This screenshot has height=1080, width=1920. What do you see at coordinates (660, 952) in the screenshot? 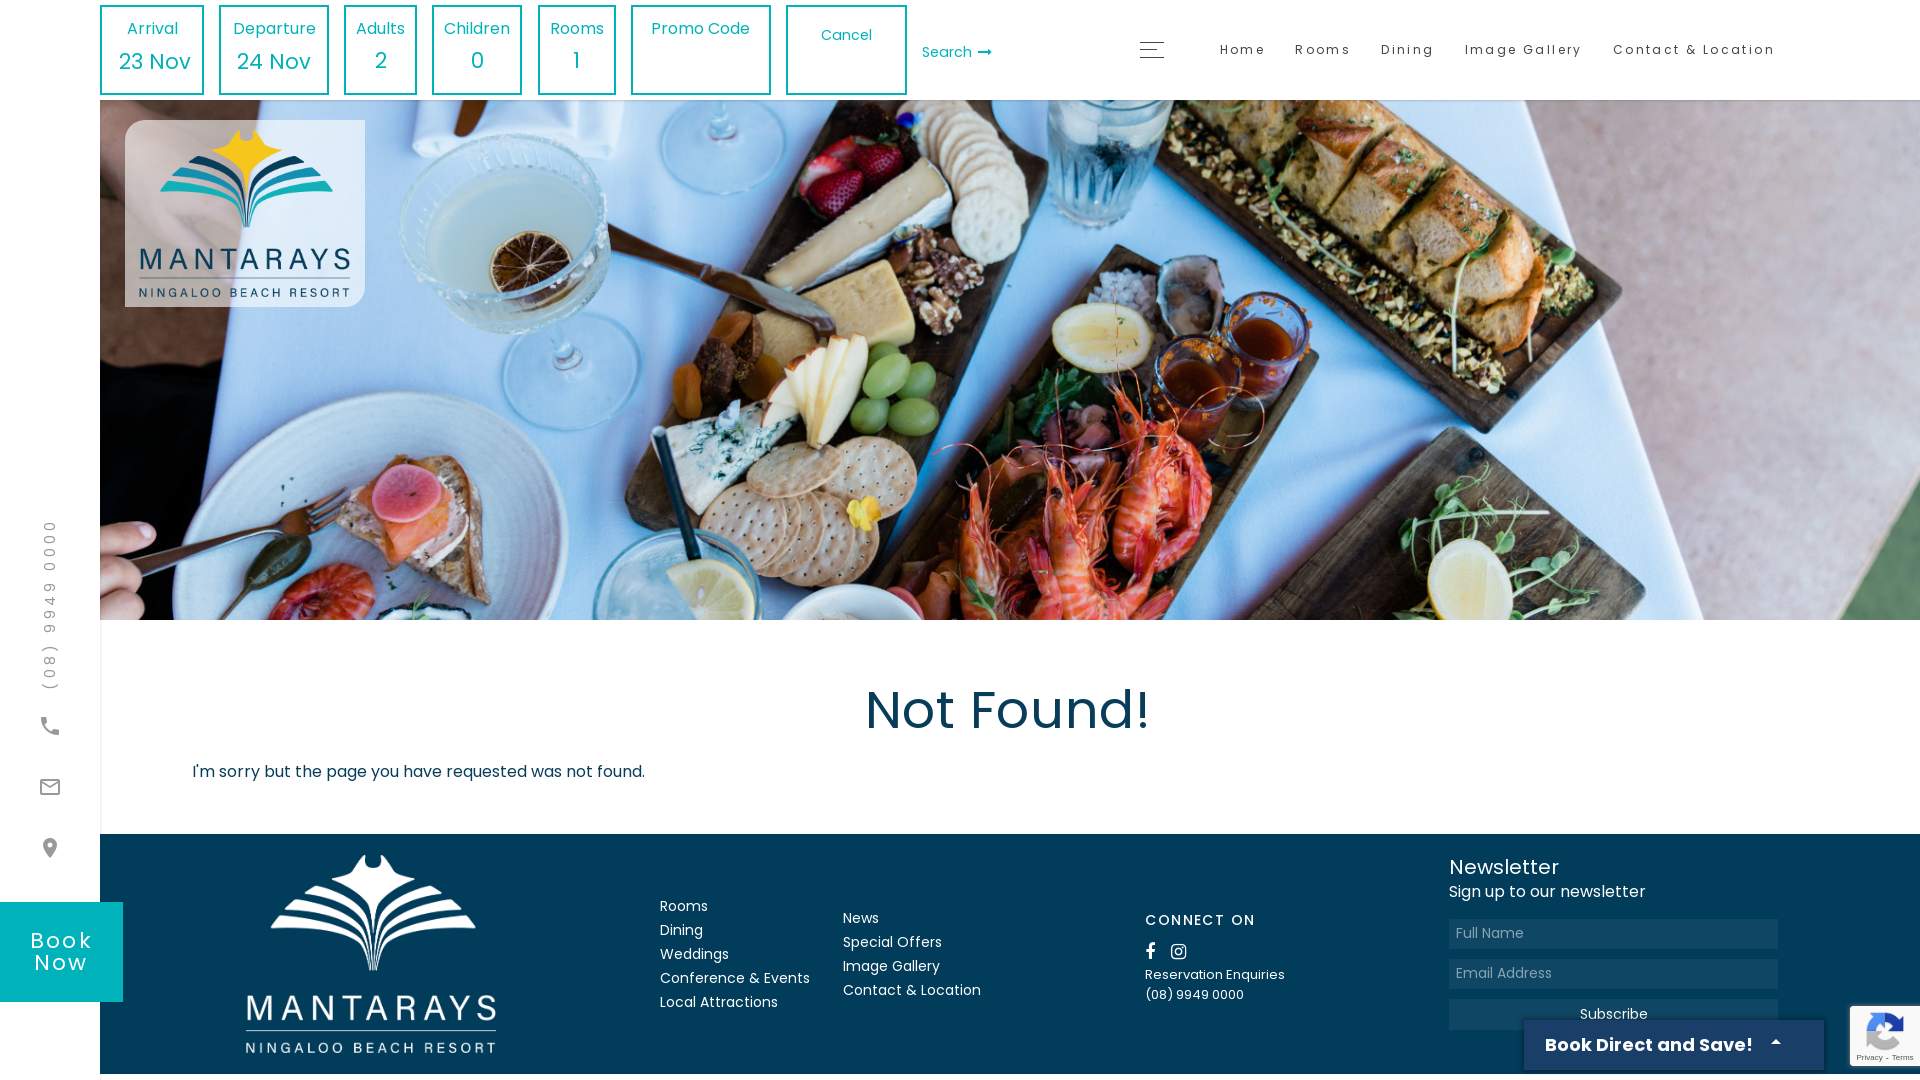
I see `'Weddings'` at bounding box center [660, 952].